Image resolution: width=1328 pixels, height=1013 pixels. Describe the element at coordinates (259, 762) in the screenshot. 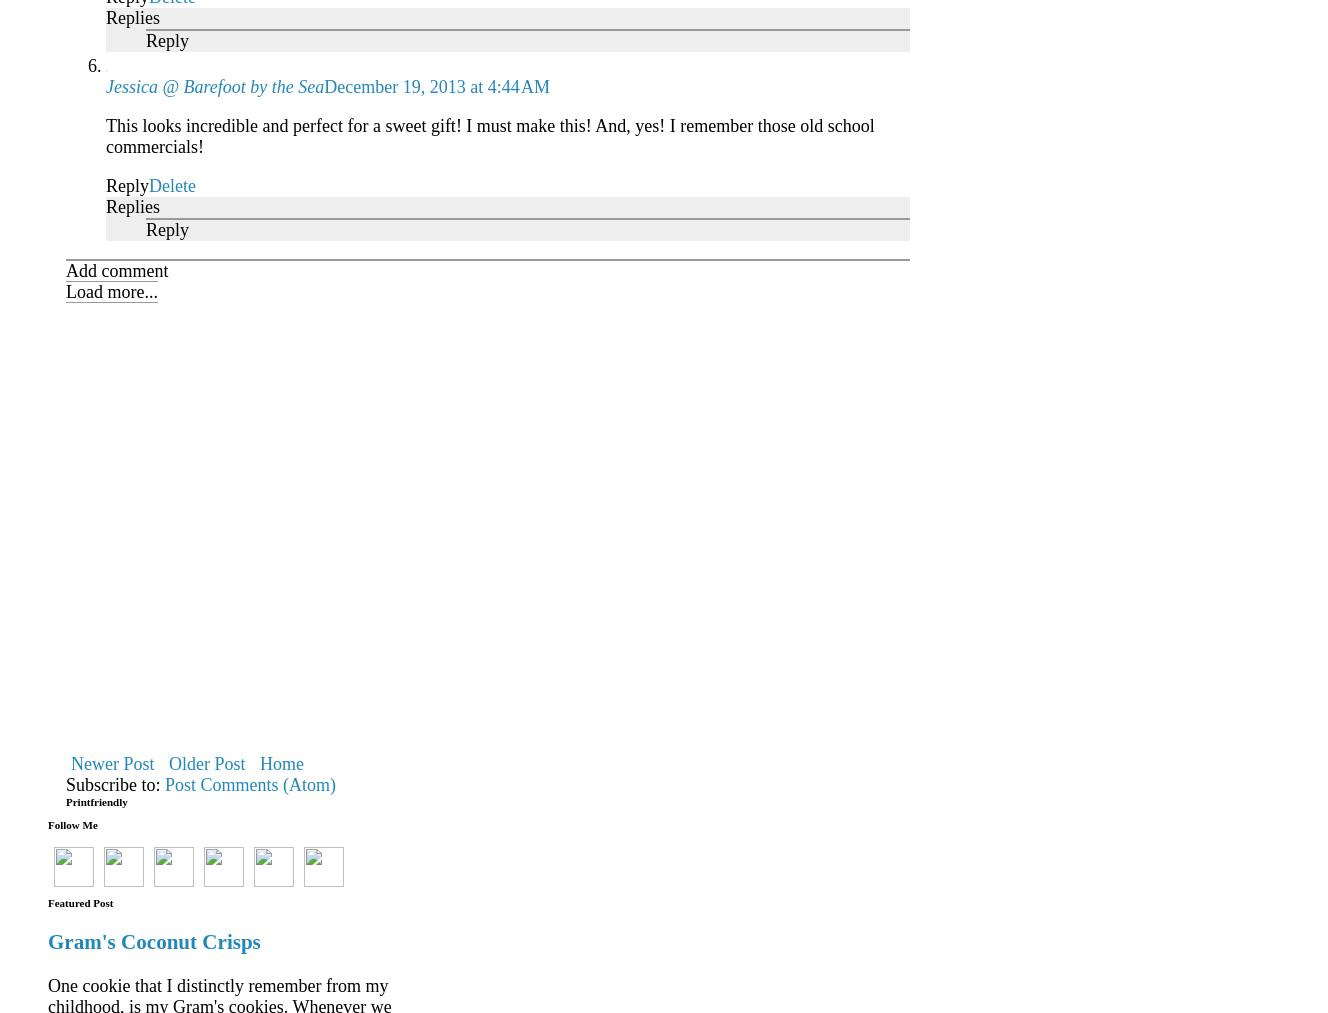

I see `'Home'` at that location.